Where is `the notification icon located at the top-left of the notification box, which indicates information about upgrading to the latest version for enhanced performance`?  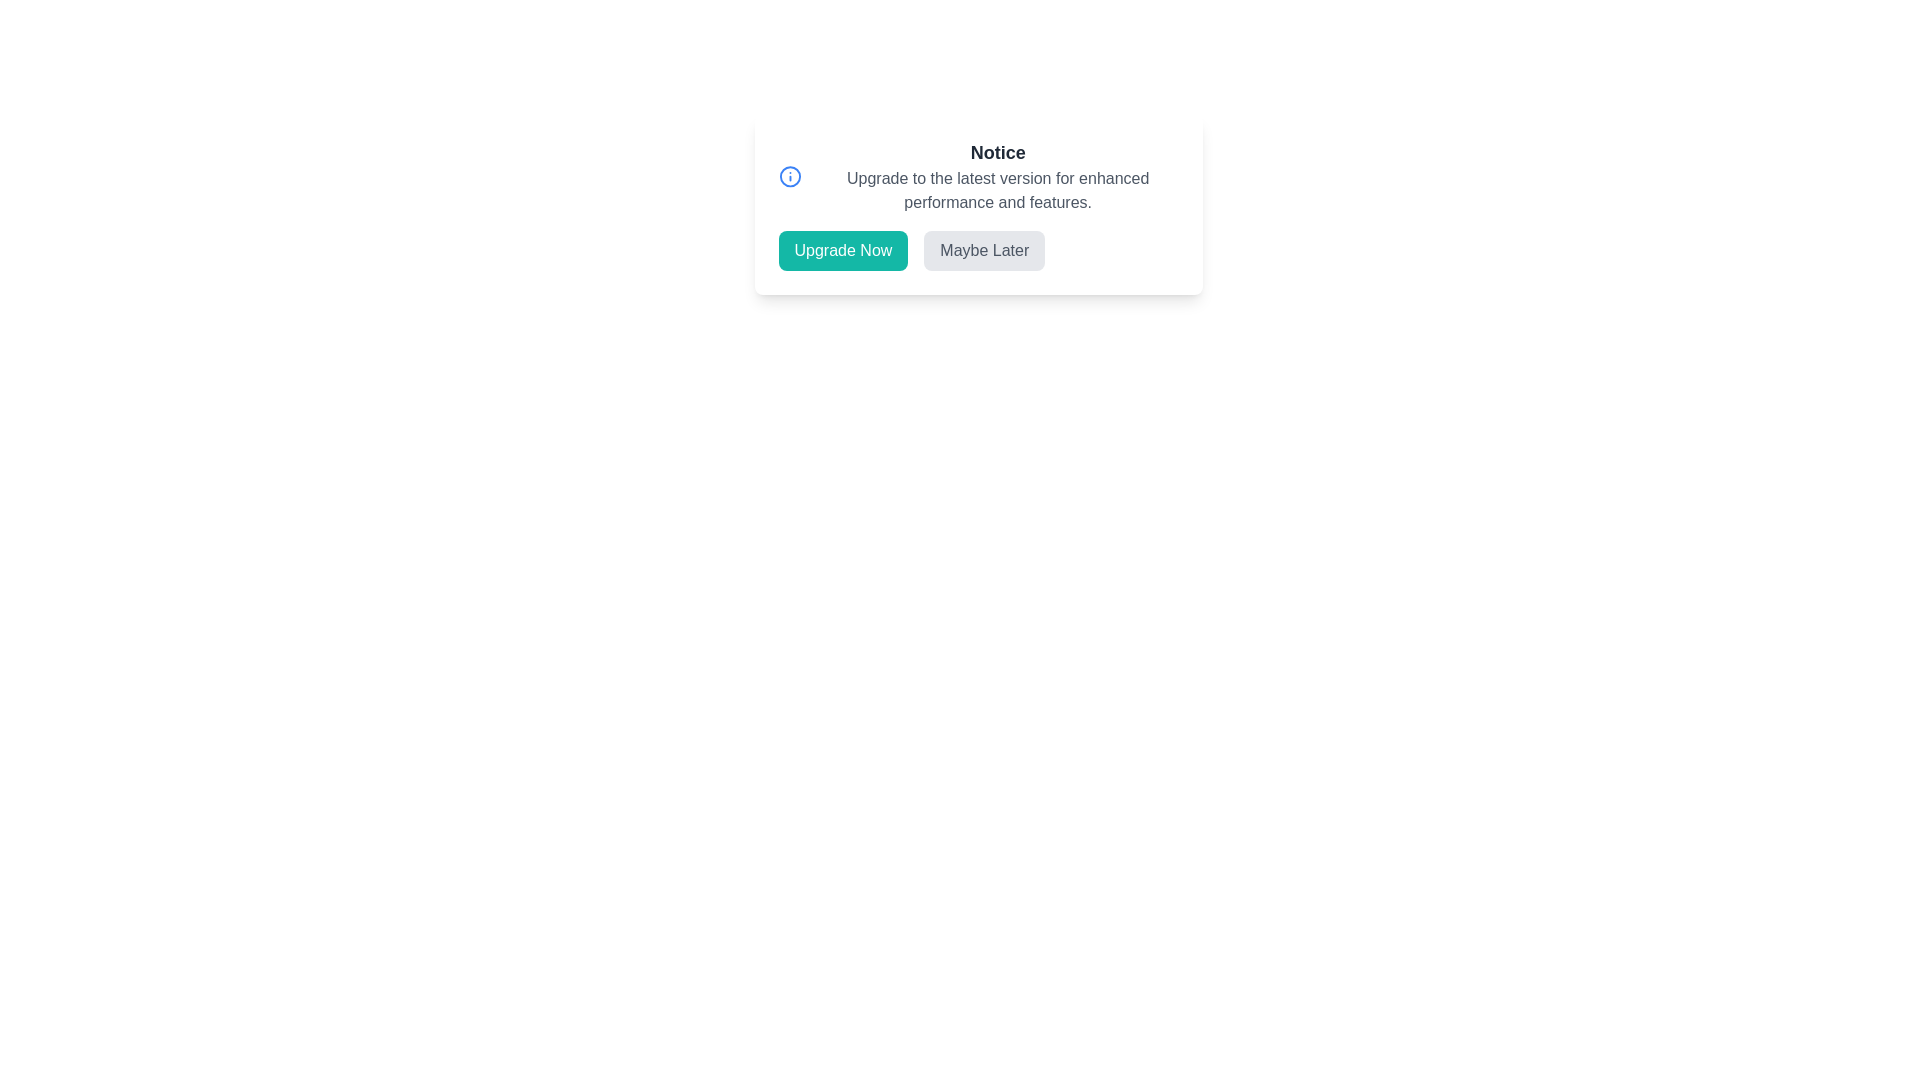 the notification icon located at the top-left of the notification box, which indicates information about upgrading to the latest version for enhanced performance is located at coordinates (789, 176).